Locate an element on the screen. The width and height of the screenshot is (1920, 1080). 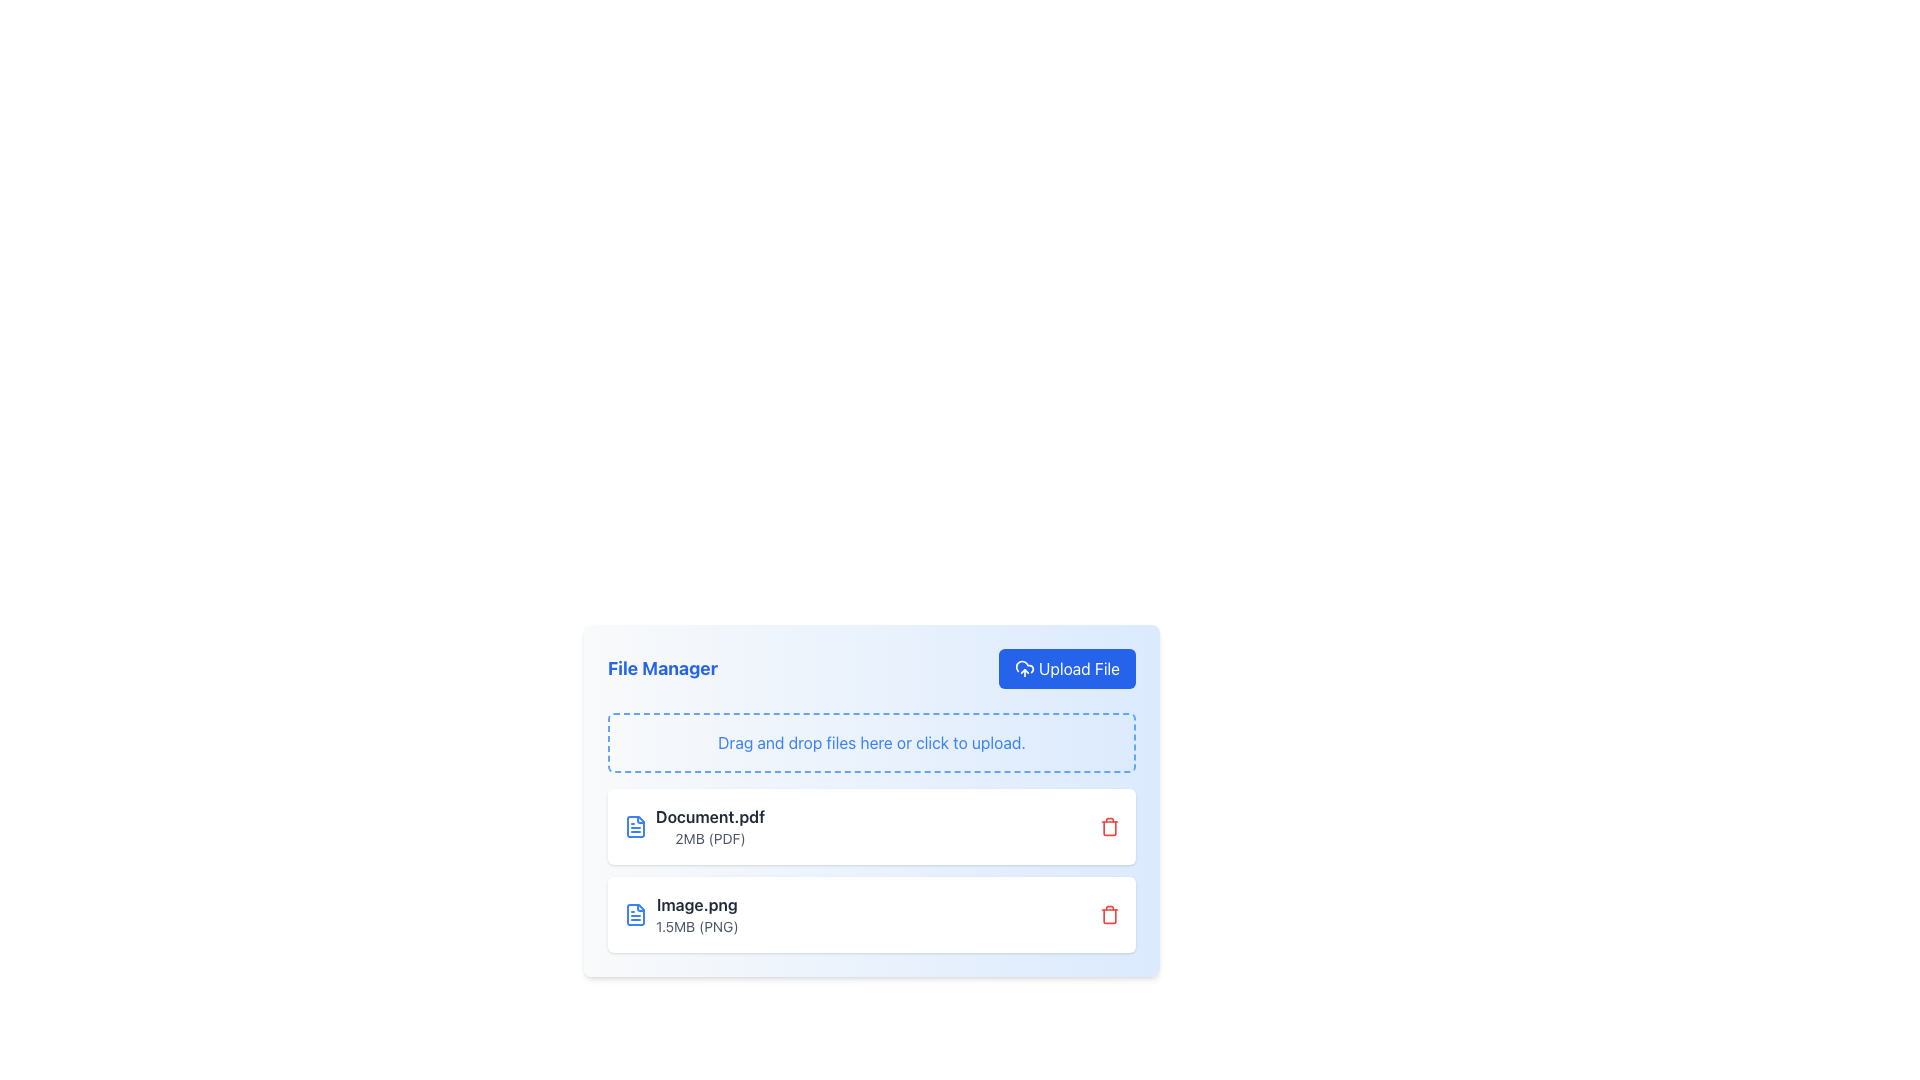
the rectangular outline representing the document file icon located within the 'File Manager' component, adjacent to 'Document.pdf' is located at coordinates (634, 826).